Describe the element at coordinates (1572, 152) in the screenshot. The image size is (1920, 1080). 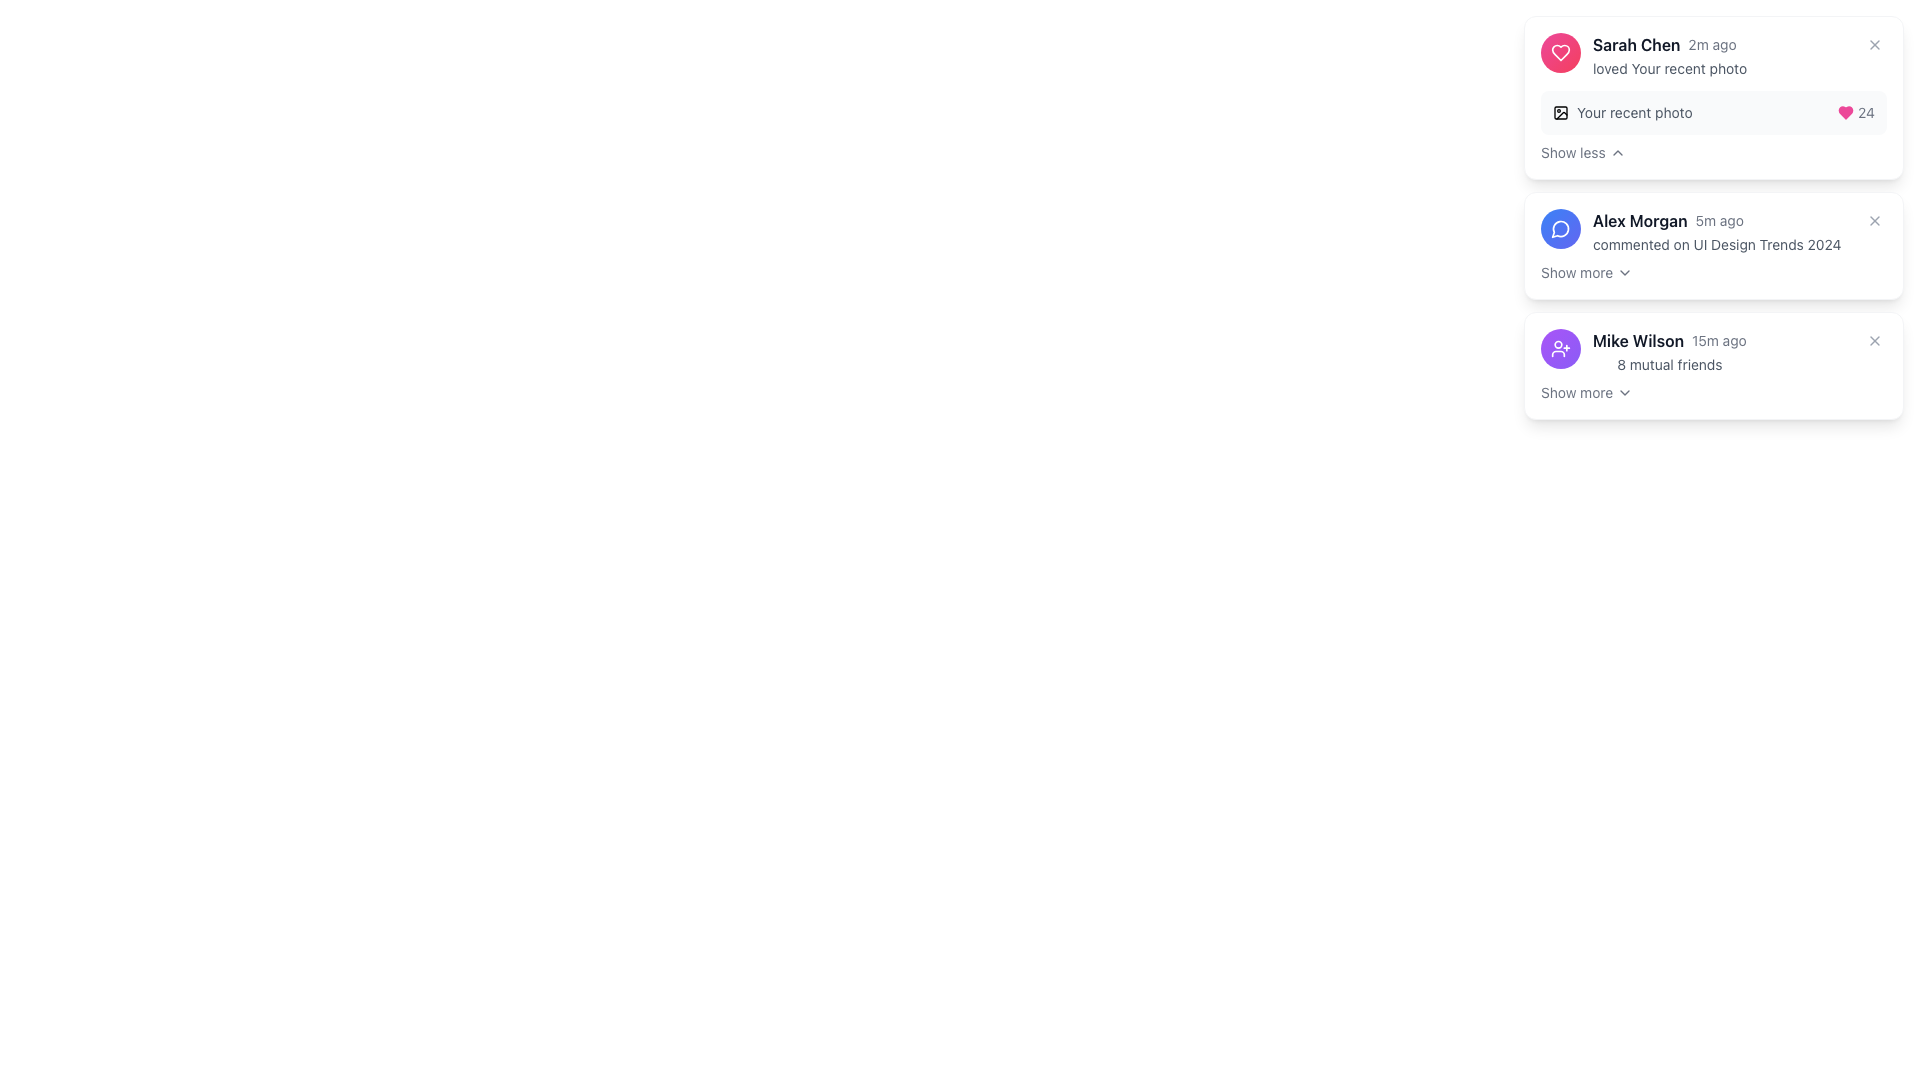
I see `the text label for 'Sarah Chen'` at that location.